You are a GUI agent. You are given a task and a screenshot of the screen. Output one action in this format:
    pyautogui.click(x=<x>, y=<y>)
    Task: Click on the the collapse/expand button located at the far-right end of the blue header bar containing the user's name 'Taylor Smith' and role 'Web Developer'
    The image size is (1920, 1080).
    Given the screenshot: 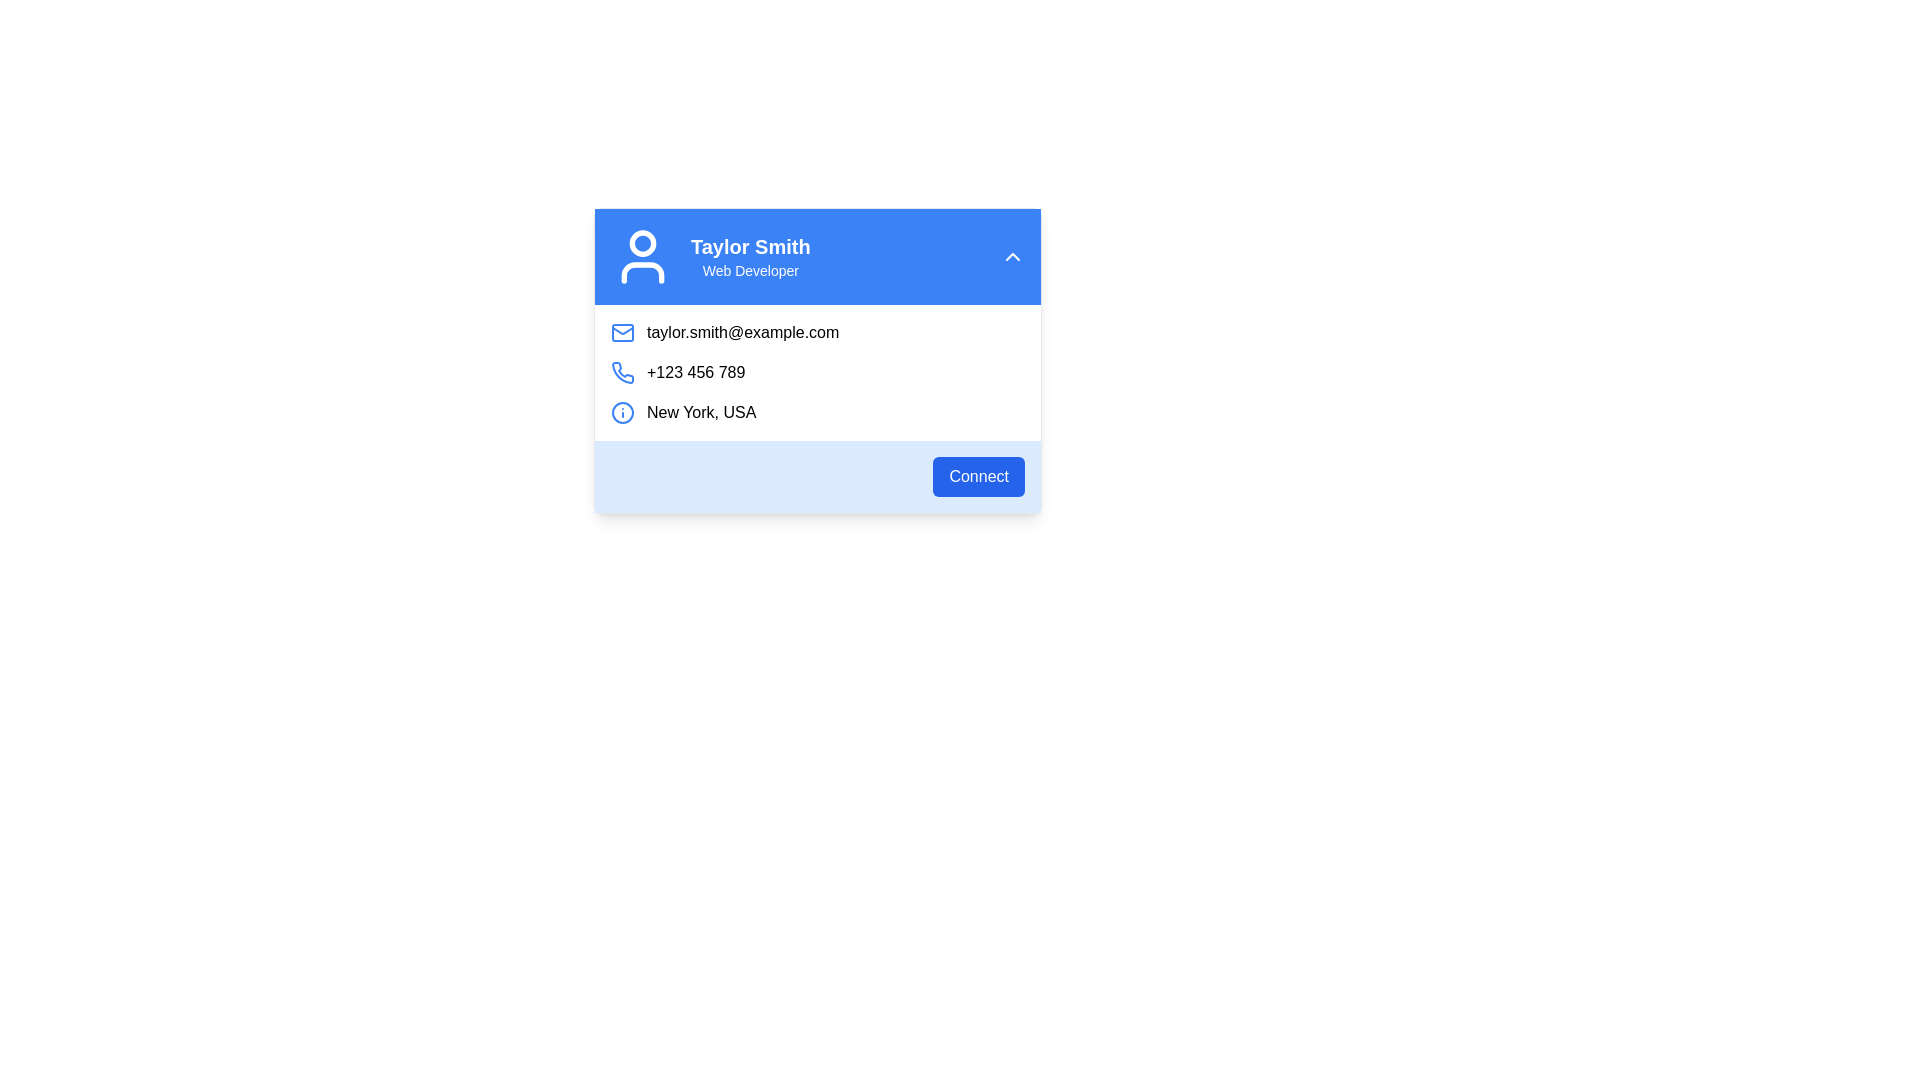 What is the action you would take?
    pyautogui.click(x=1012, y=256)
    